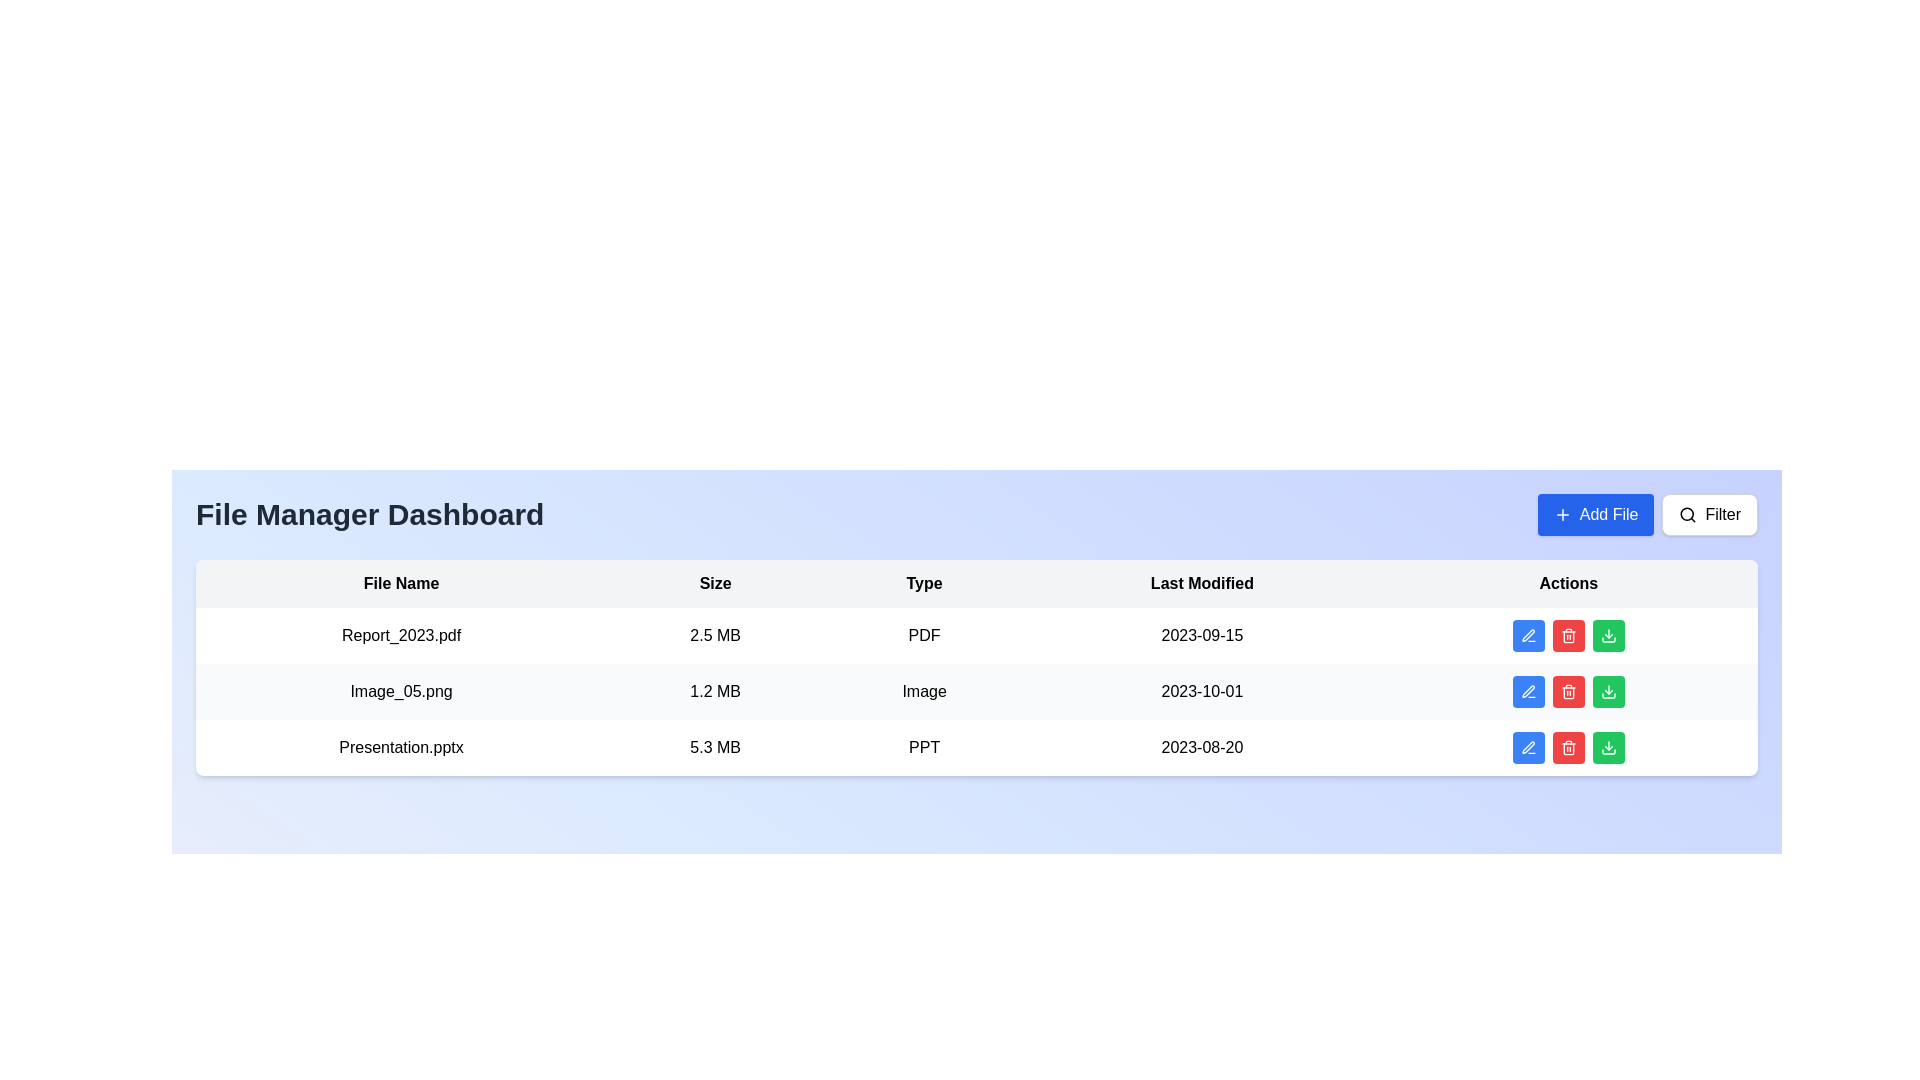 The width and height of the screenshot is (1920, 1080). What do you see at coordinates (370, 514) in the screenshot?
I see `the 'File Manager Dashboard' text header, which is a bold, large-sized title positioned at the top-left of the interface` at bounding box center [370, 514].